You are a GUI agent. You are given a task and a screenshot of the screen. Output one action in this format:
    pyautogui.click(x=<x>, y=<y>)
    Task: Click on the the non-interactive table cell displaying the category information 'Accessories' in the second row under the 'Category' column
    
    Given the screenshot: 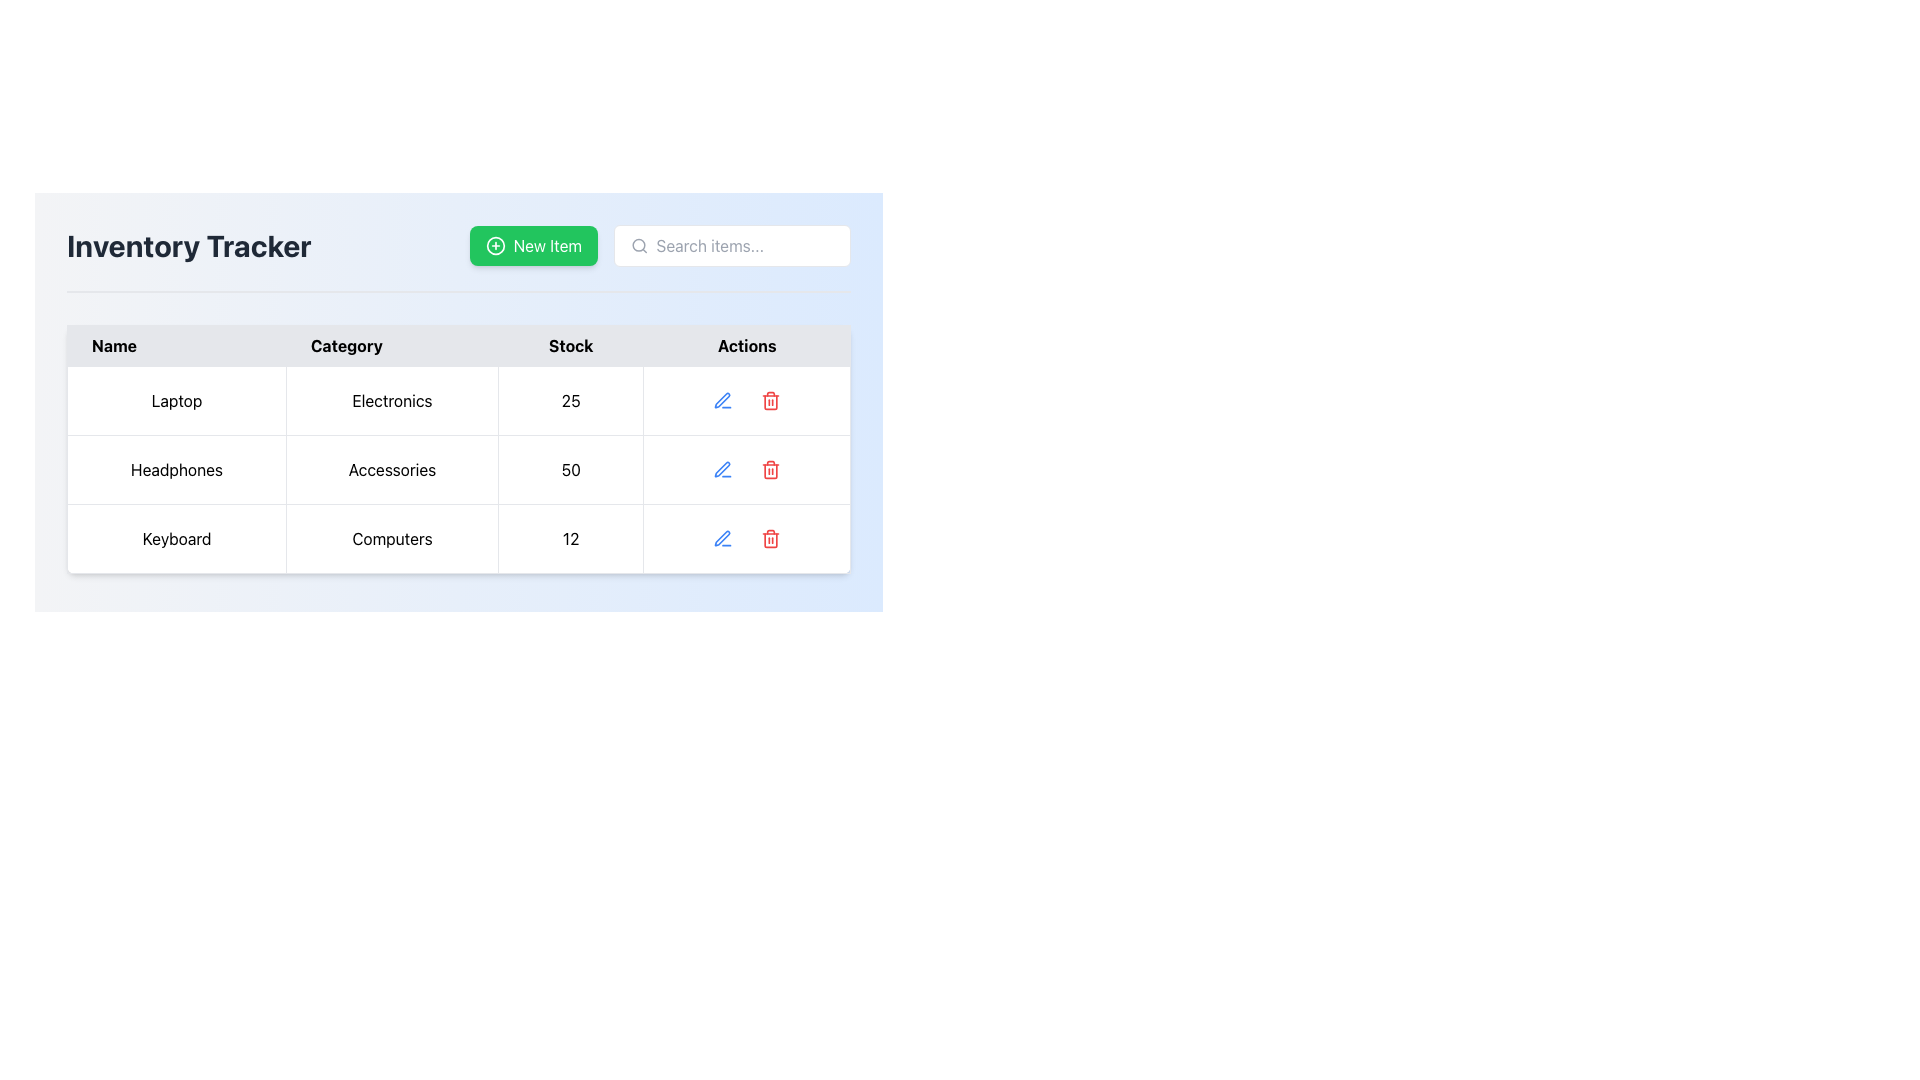 What is the action you would take?
    pyautogui.click(x=392, y=470)
    